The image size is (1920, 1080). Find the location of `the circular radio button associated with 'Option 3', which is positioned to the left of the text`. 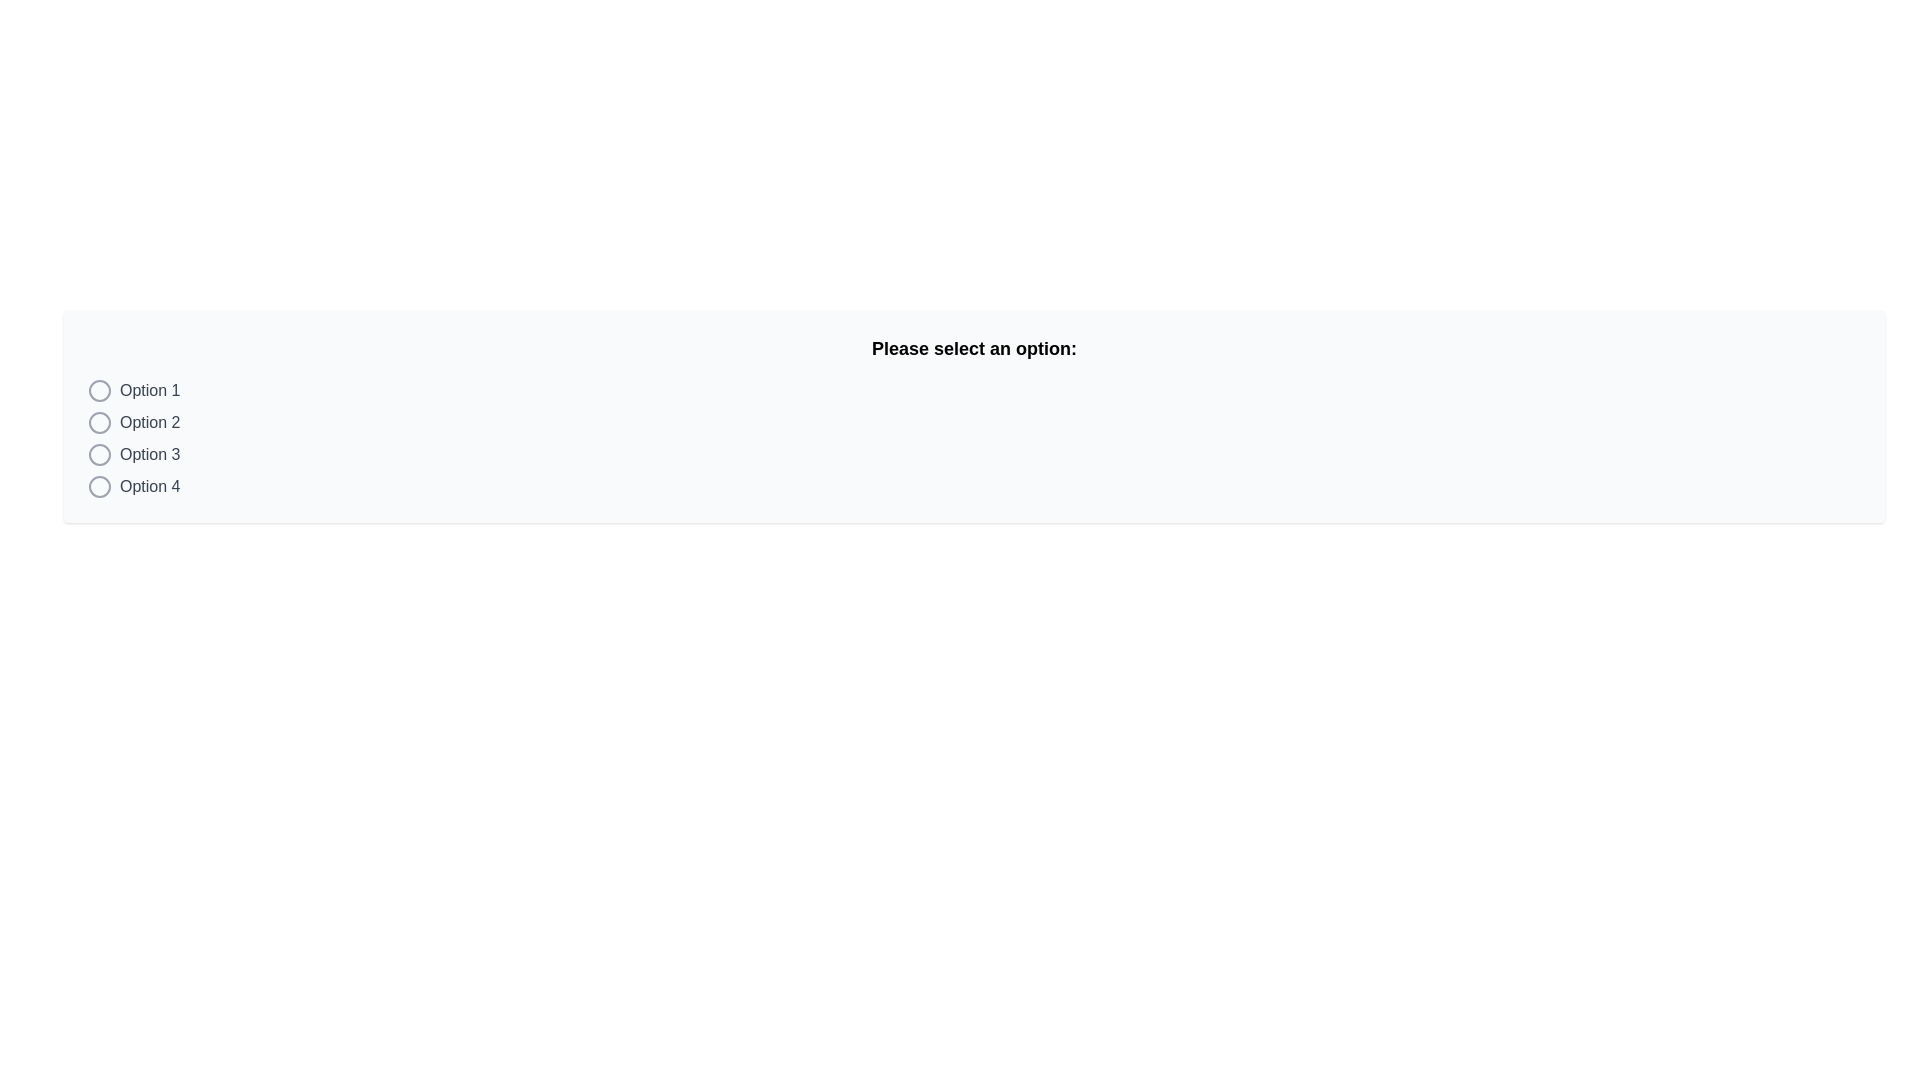

the circular radio button associated with 'Option 3', which is positioned to the left of the text is located at coordinates (99, 455).